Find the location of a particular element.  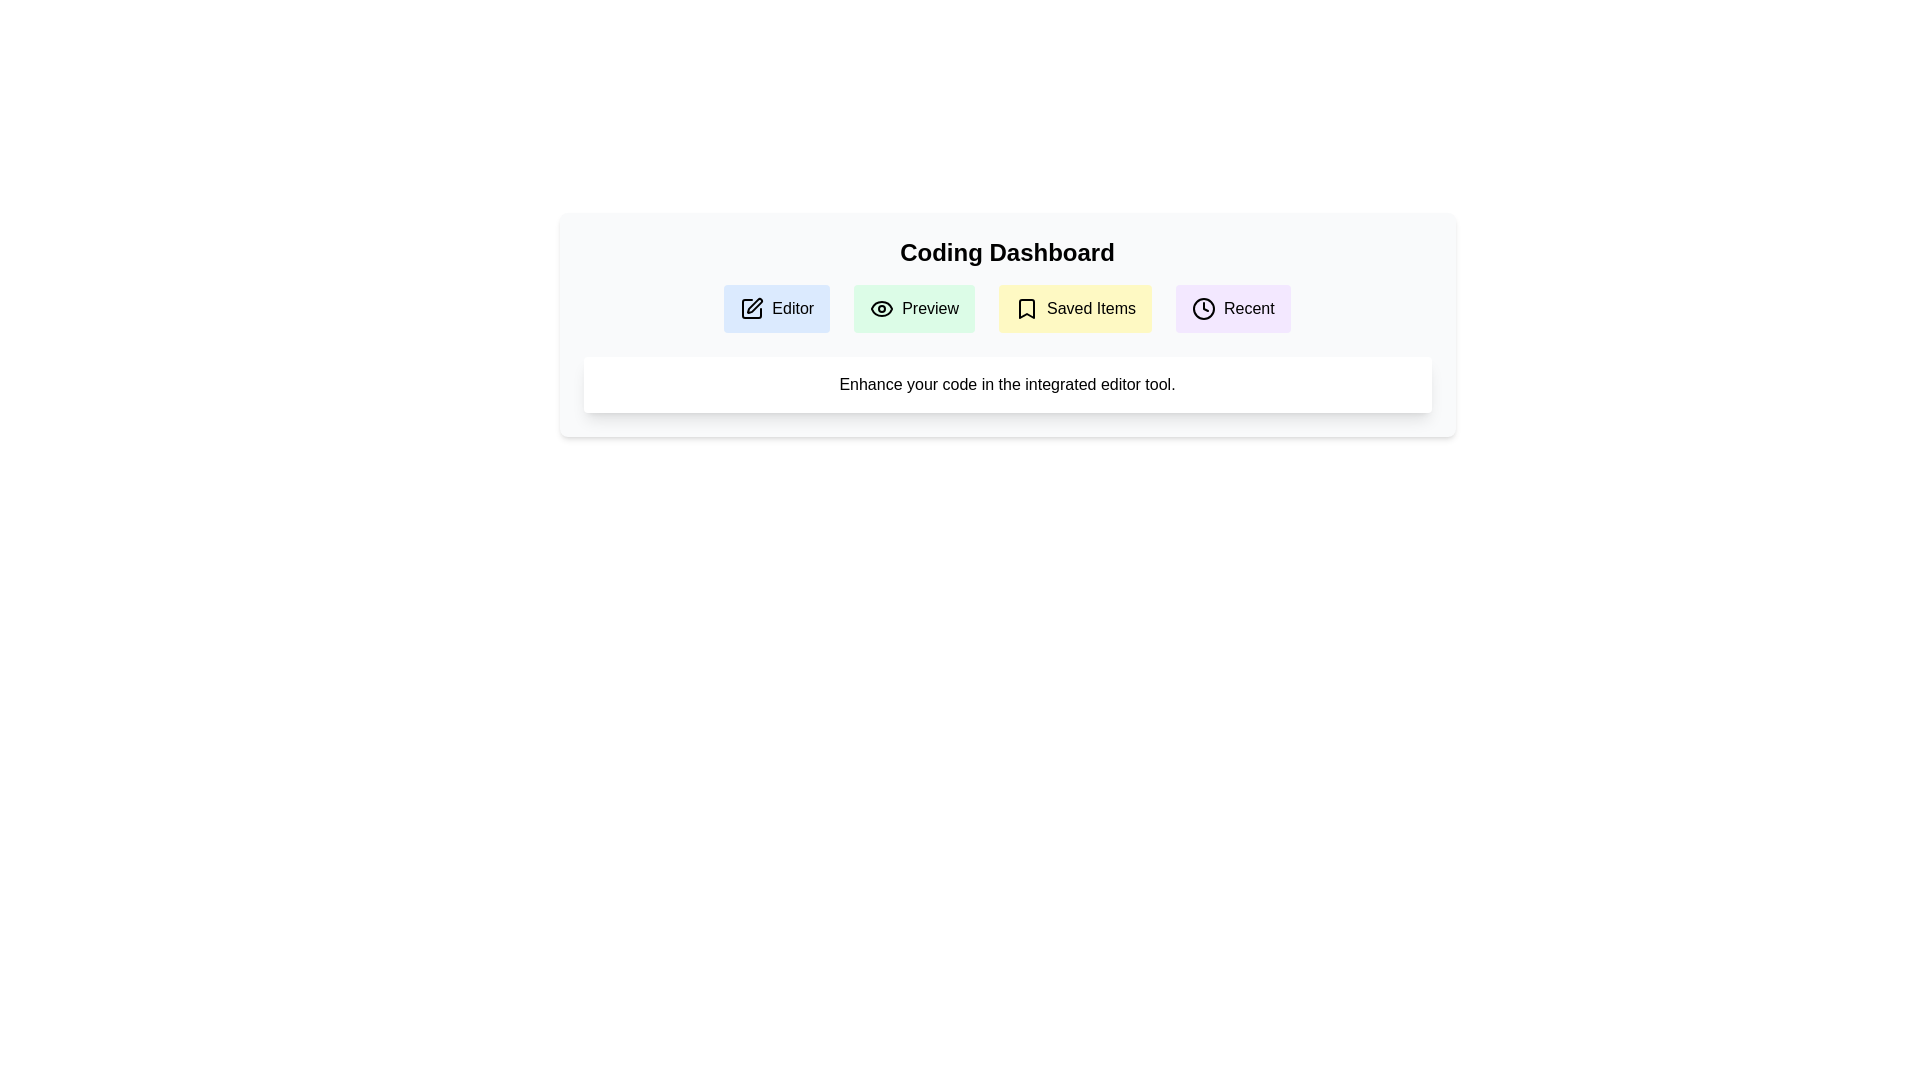

the 'Edit' icon in the 'Editor' button located in the top-left section of the button group in the 'Coding Dashboard' is located at coordinates (751, 308).